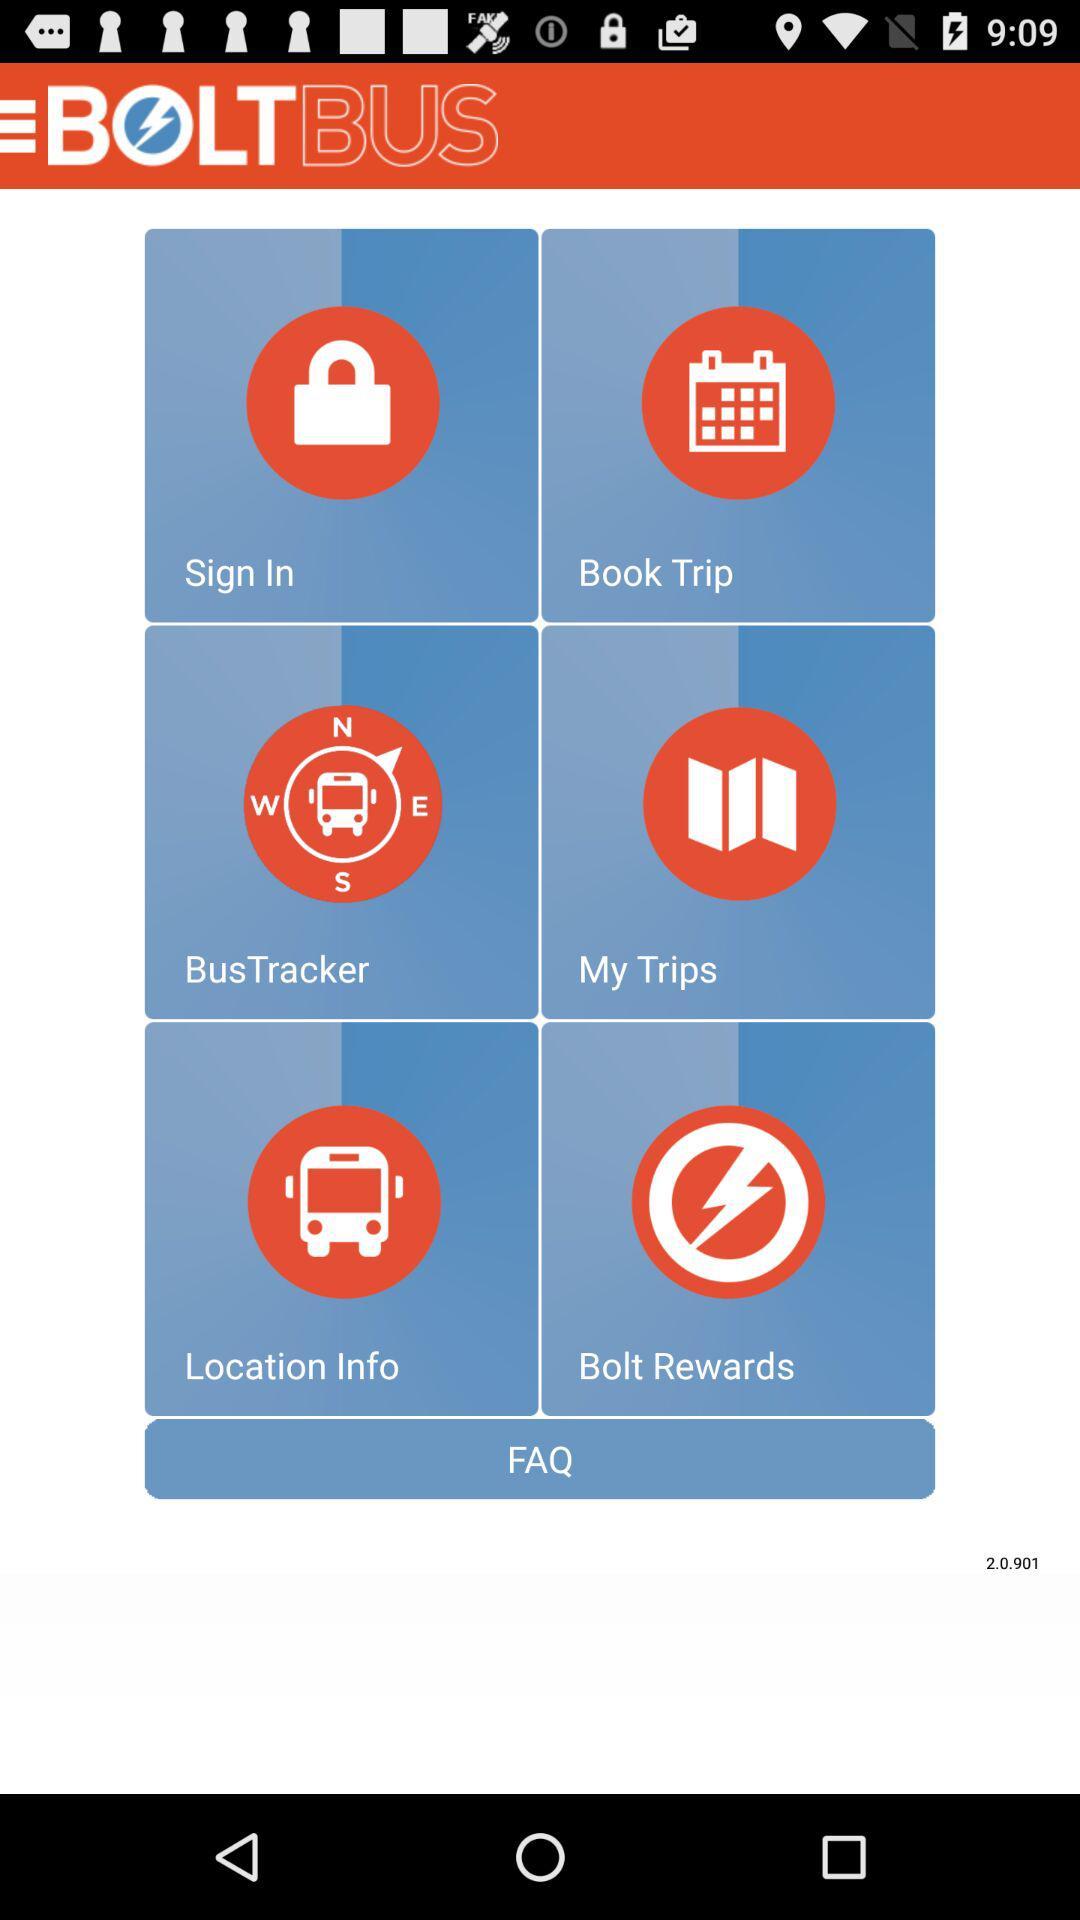  Describe the element at coordinates (738, 822) in the screenshot. I see `my trips` at that location.